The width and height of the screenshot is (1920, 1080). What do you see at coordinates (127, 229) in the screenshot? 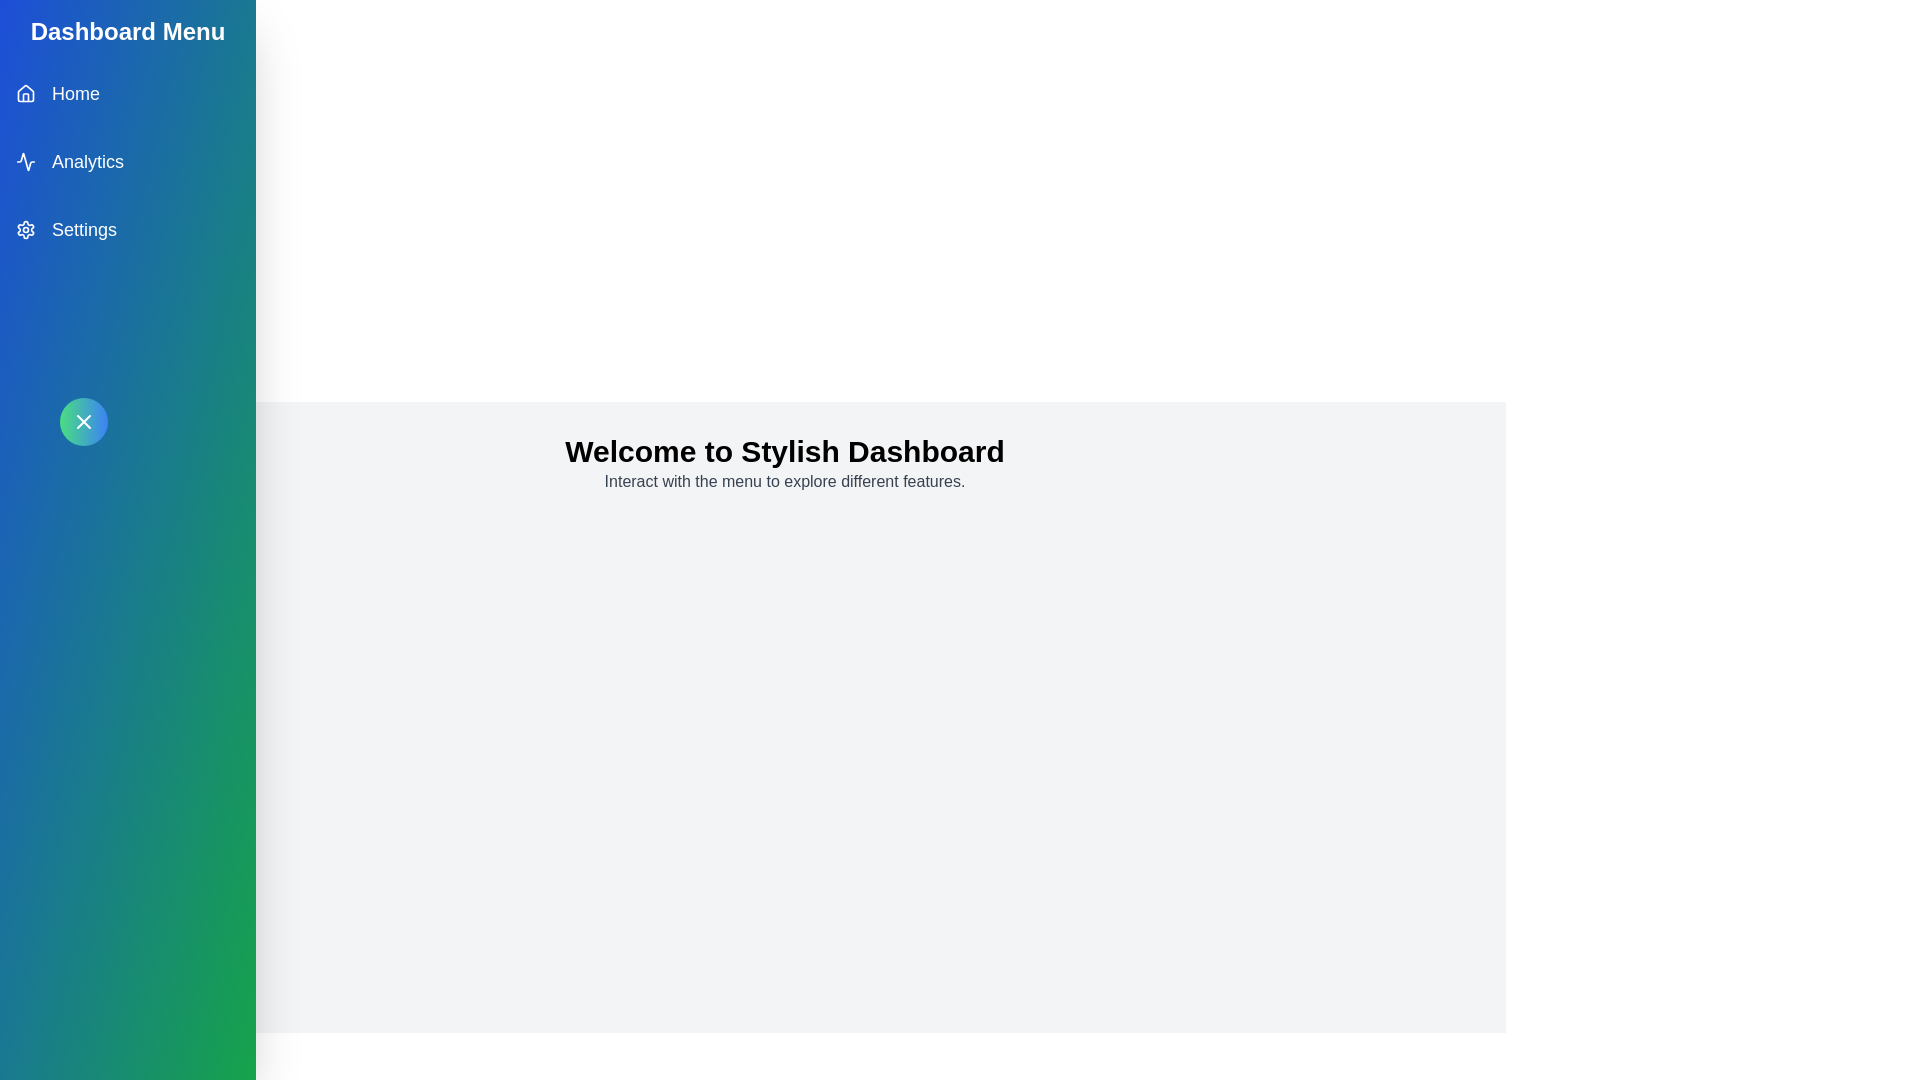
I see `the Settings panel from the menu` at bounding box center [127, 229].